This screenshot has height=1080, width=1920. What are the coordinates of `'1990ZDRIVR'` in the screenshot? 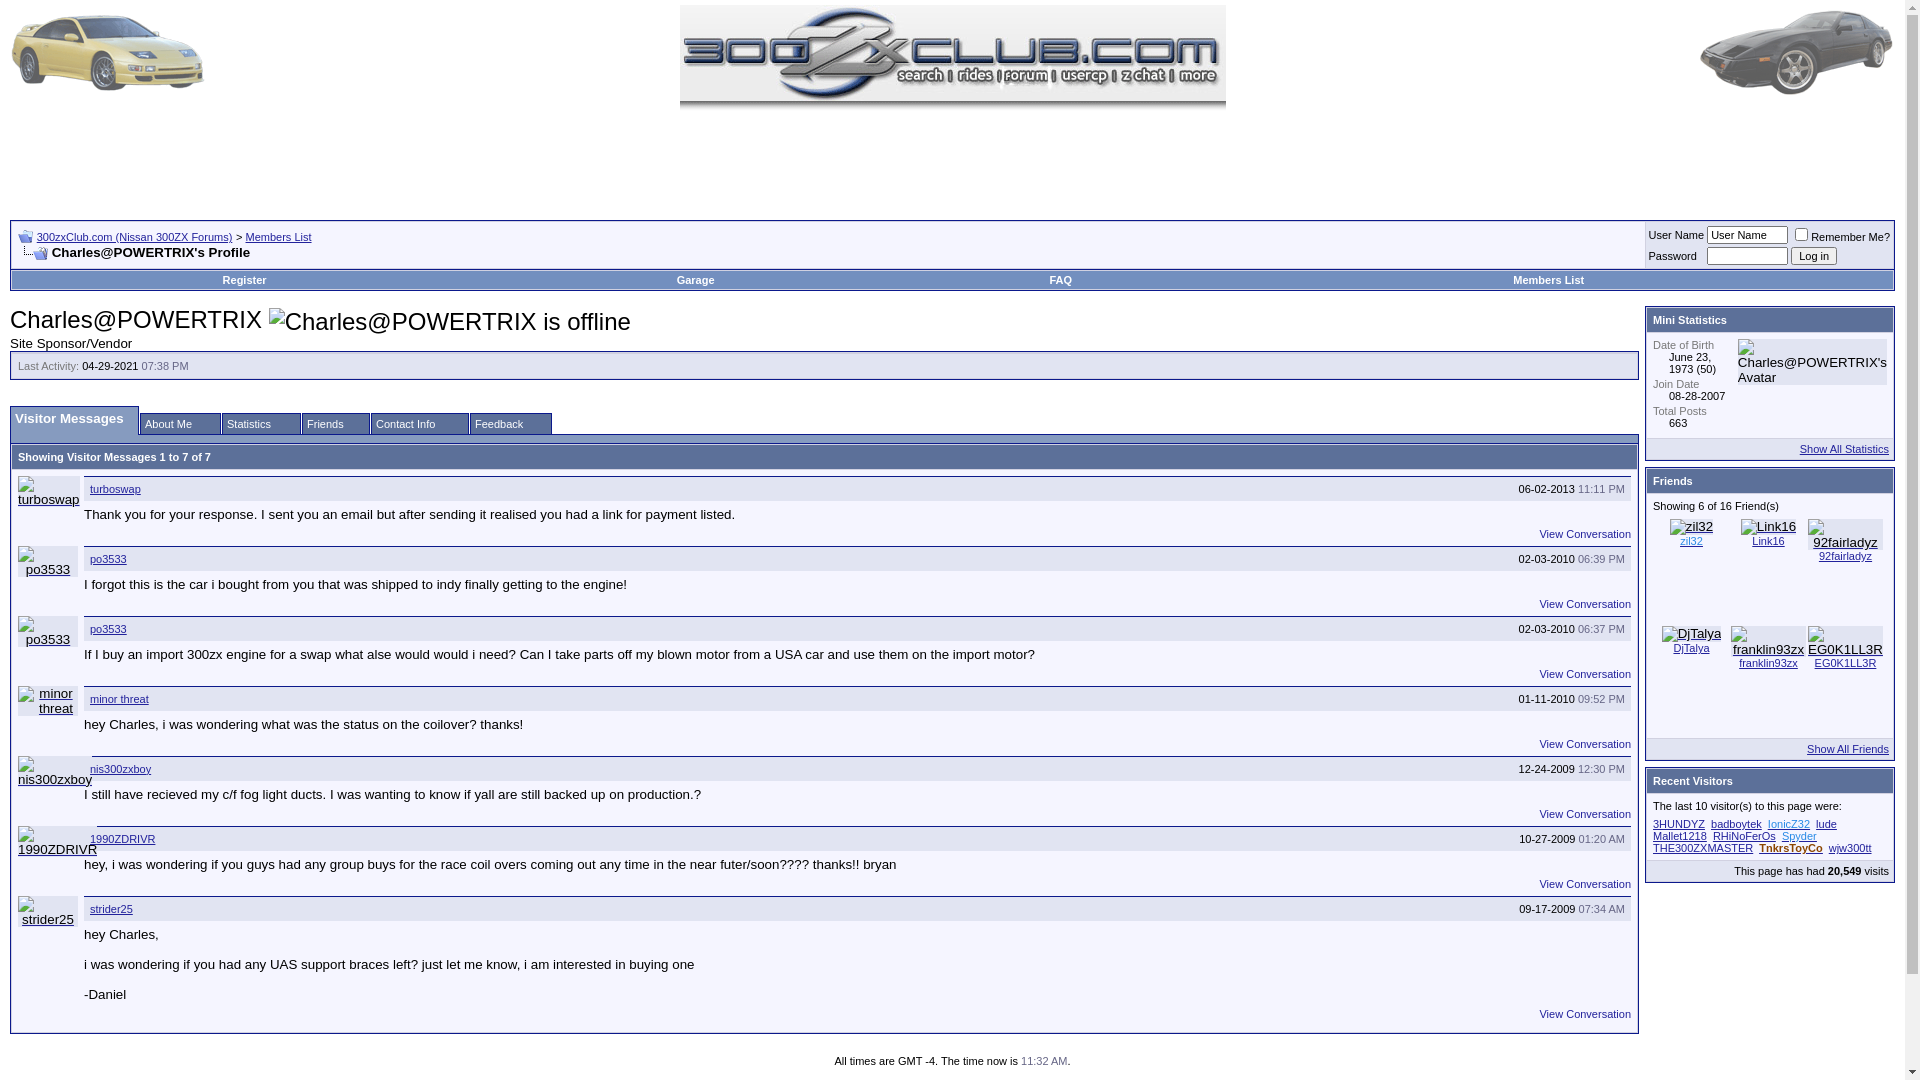 It's located at (121, 839).